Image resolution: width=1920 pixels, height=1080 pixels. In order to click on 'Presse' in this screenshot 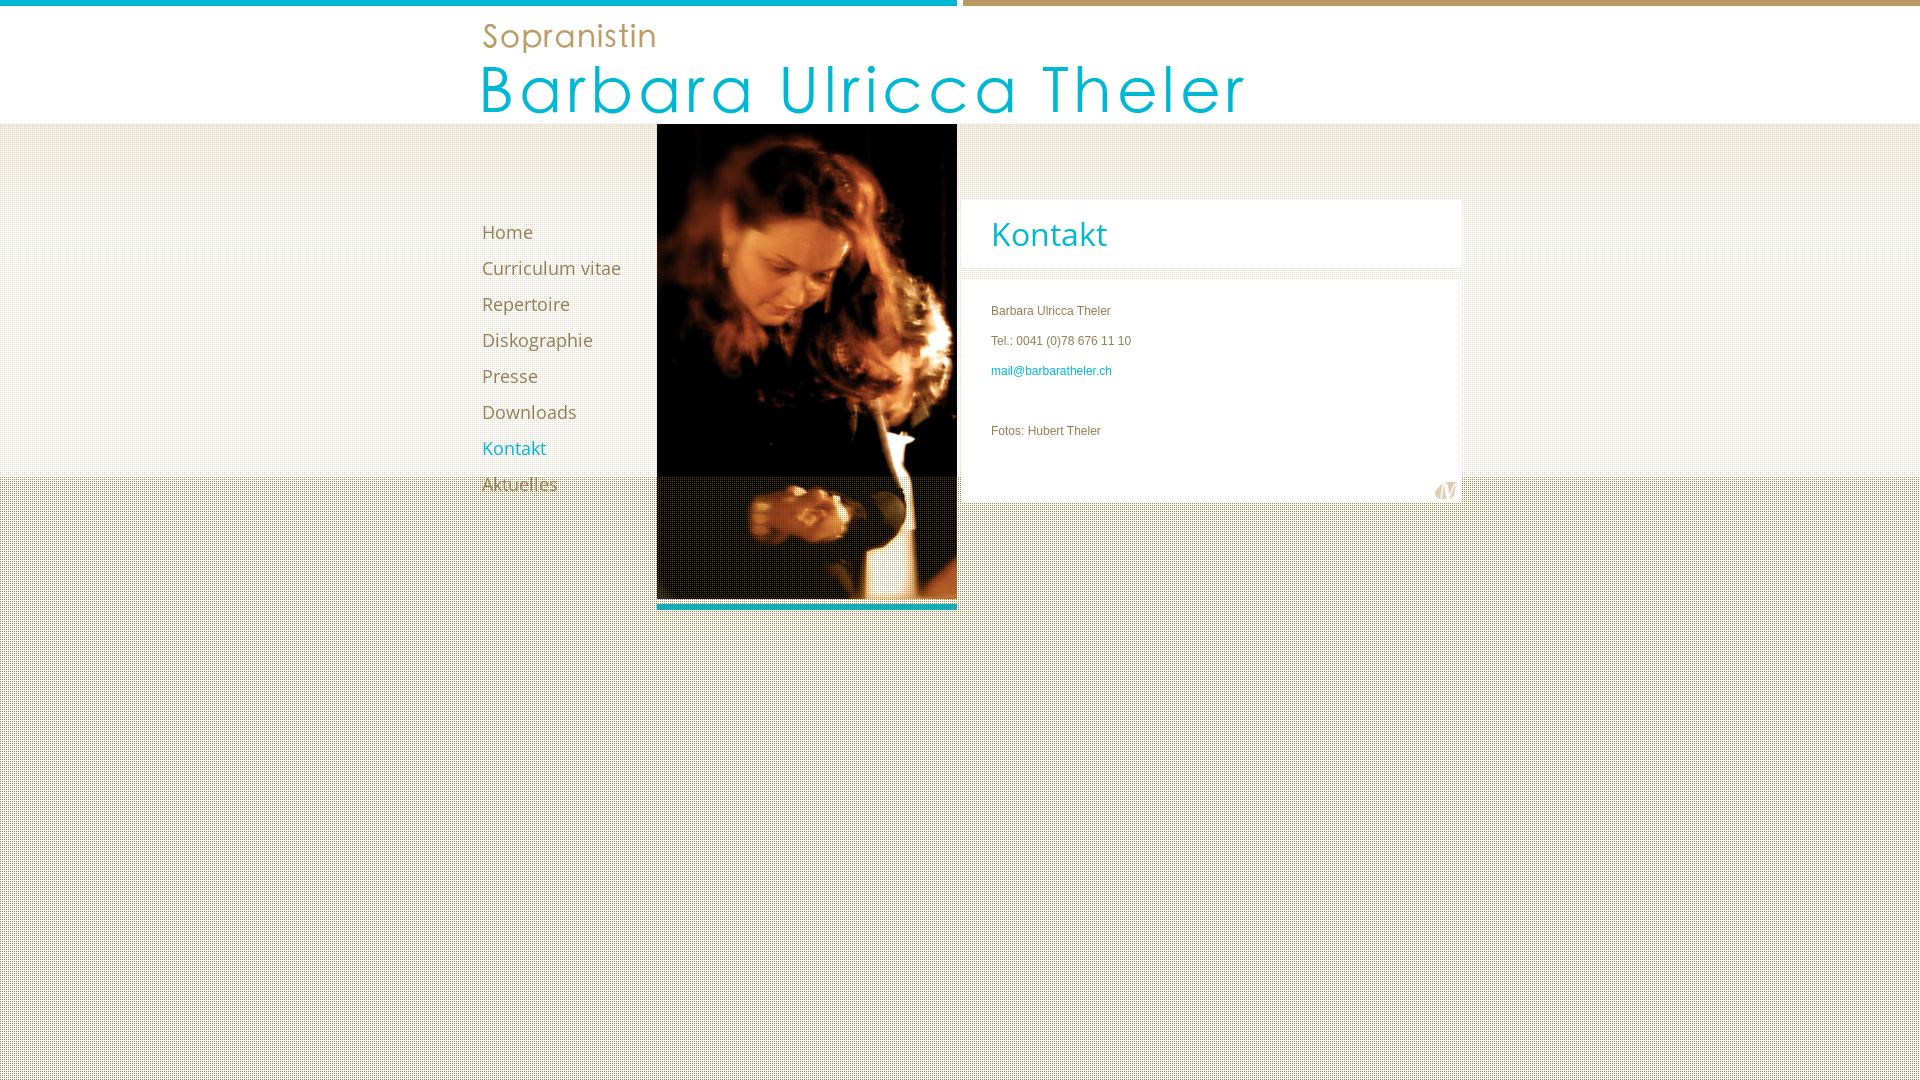, I will do `click(568, 375)`.